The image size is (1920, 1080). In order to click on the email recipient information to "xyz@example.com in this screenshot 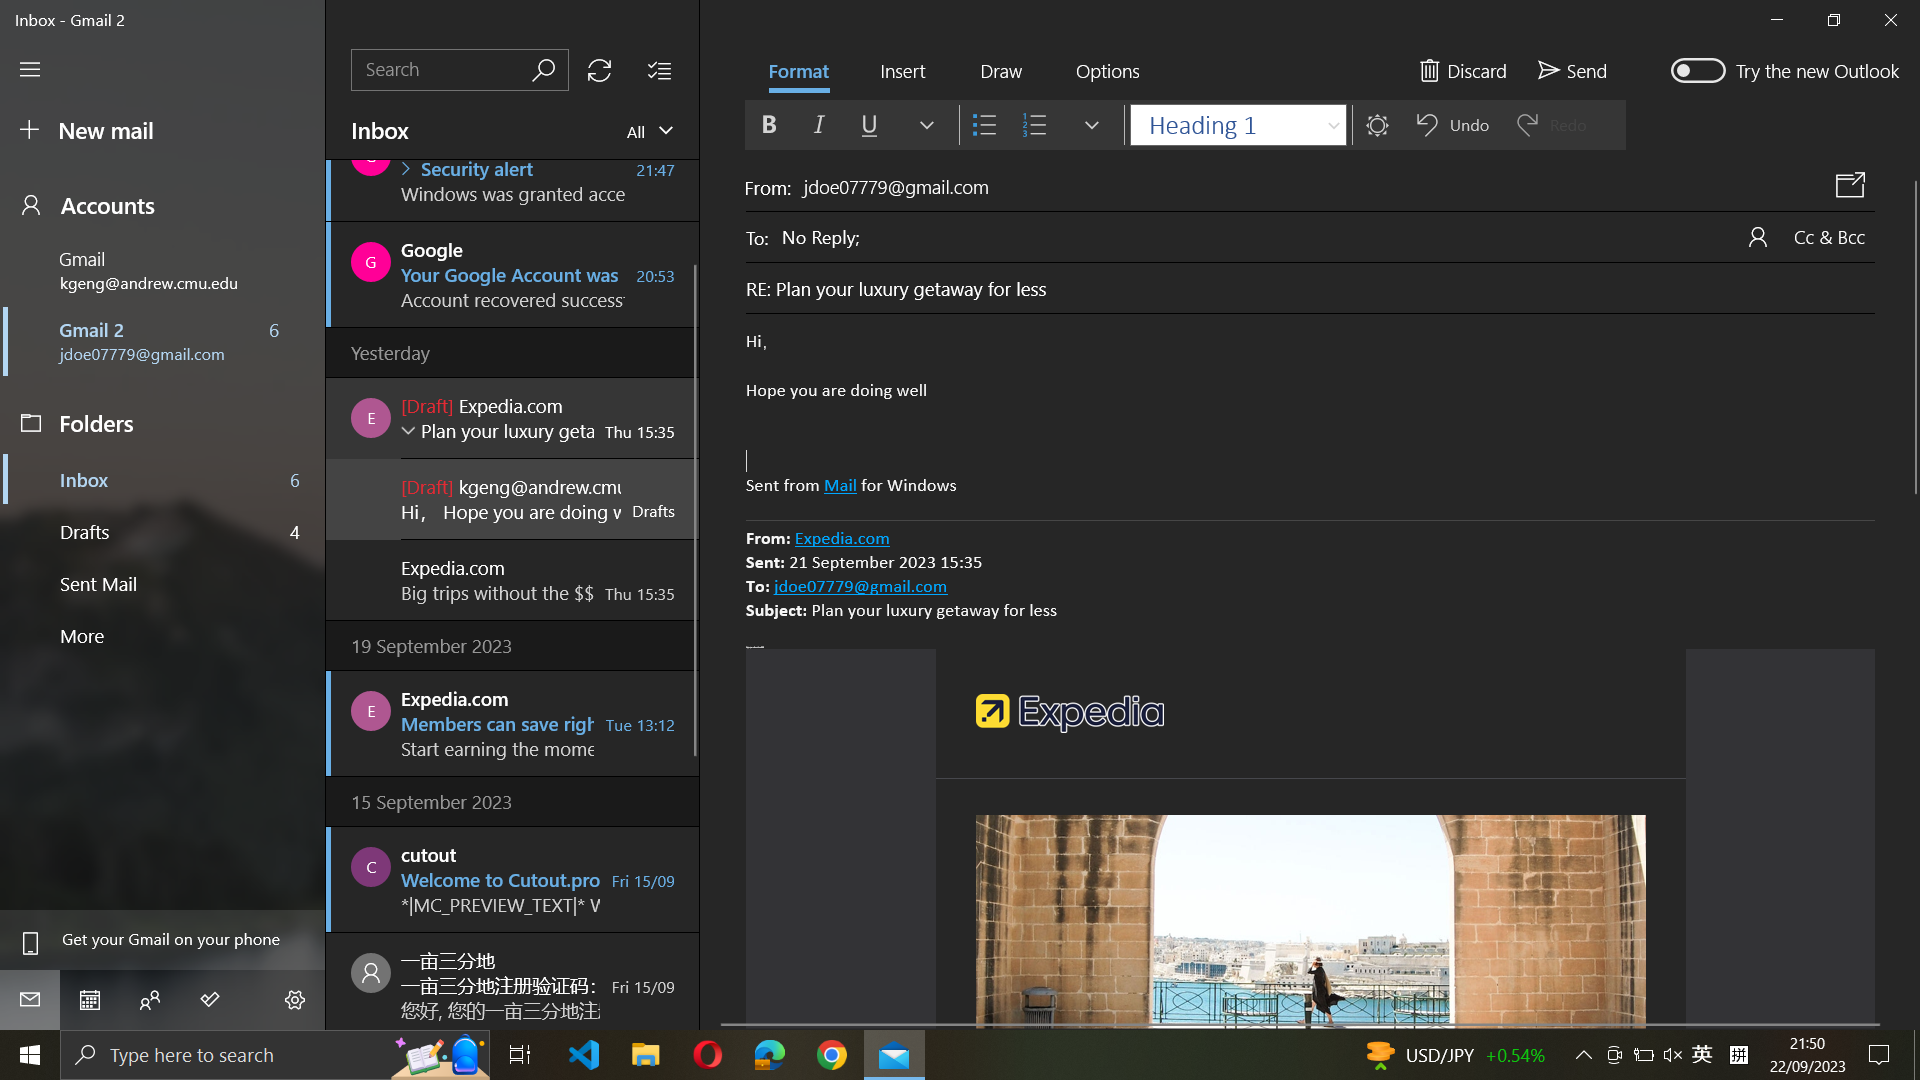, I will do `click(1328, 234)`.